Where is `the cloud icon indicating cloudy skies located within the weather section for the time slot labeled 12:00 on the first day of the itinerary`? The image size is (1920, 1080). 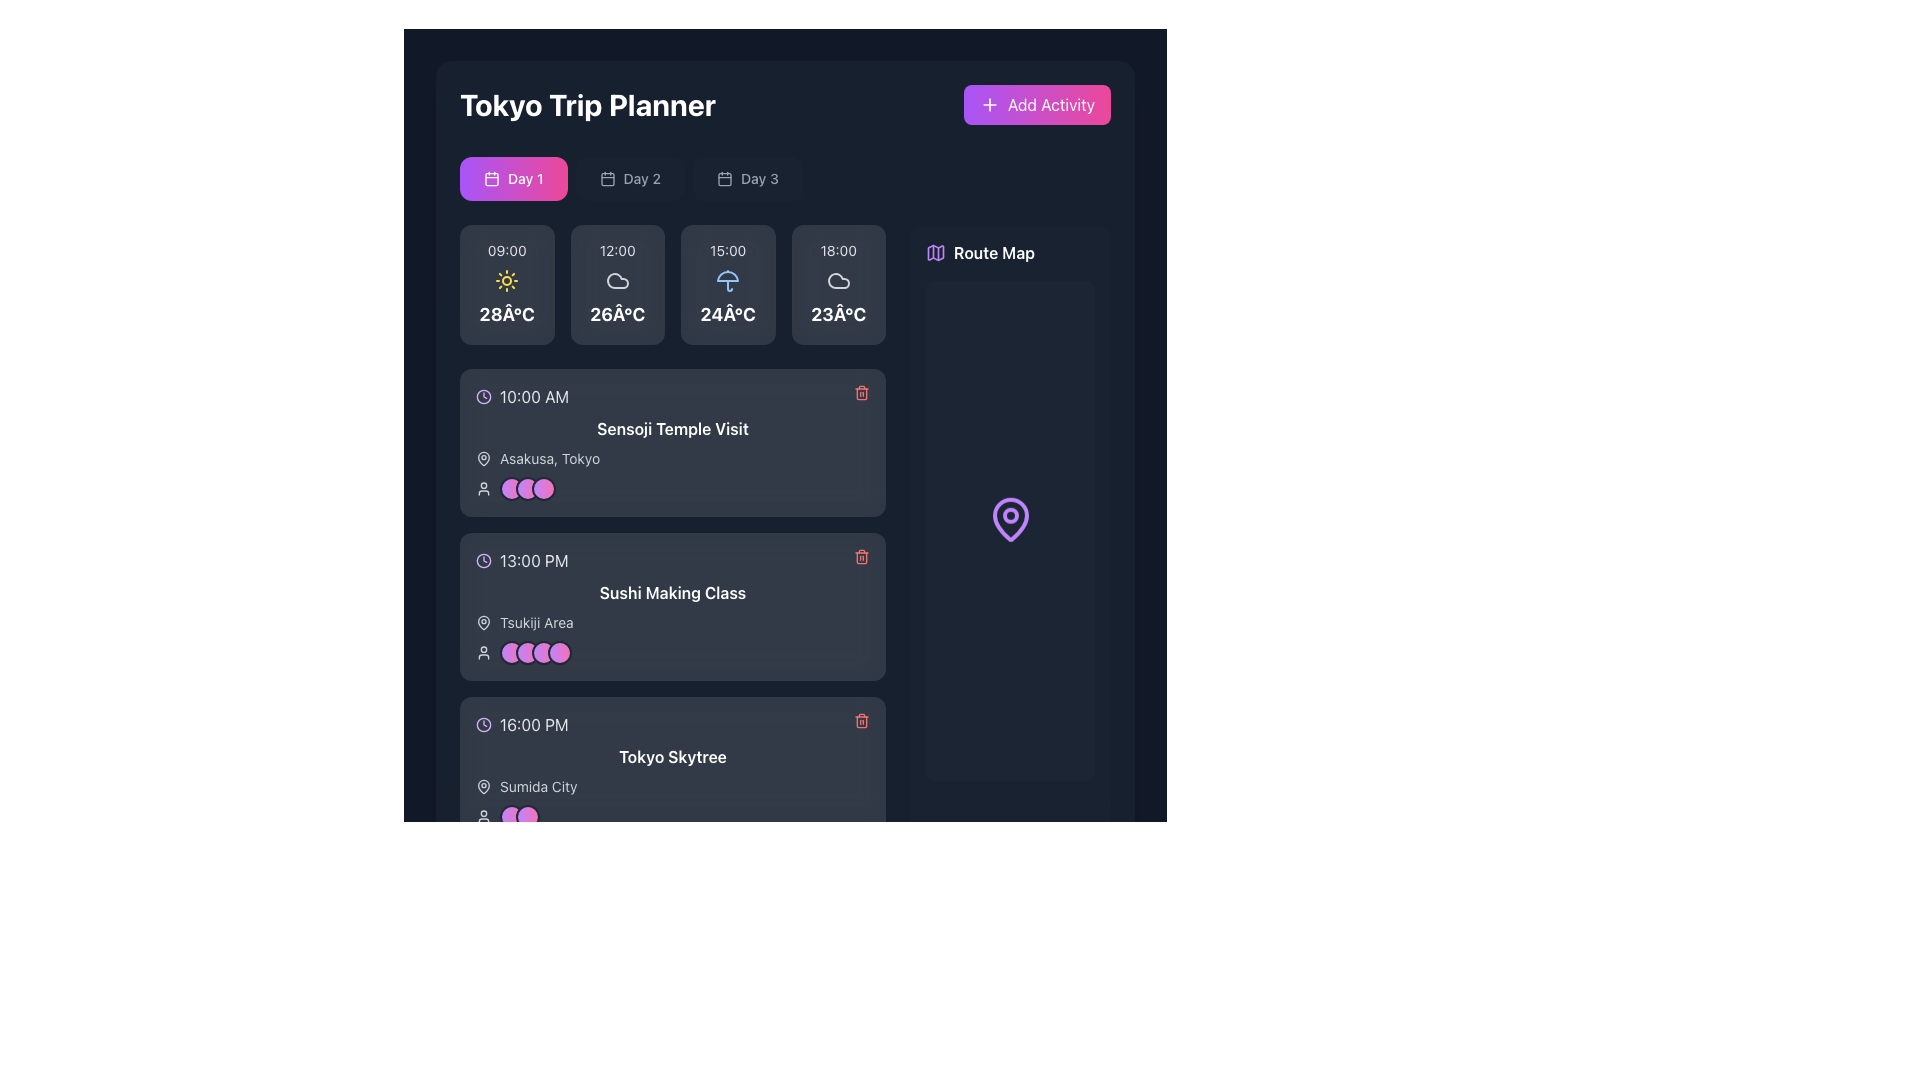 the cloud icon indicating cloudy skies located within the weather section for the time slot labeled 12:00 on the first day of the itinerary is located at coordinates (616, 281).